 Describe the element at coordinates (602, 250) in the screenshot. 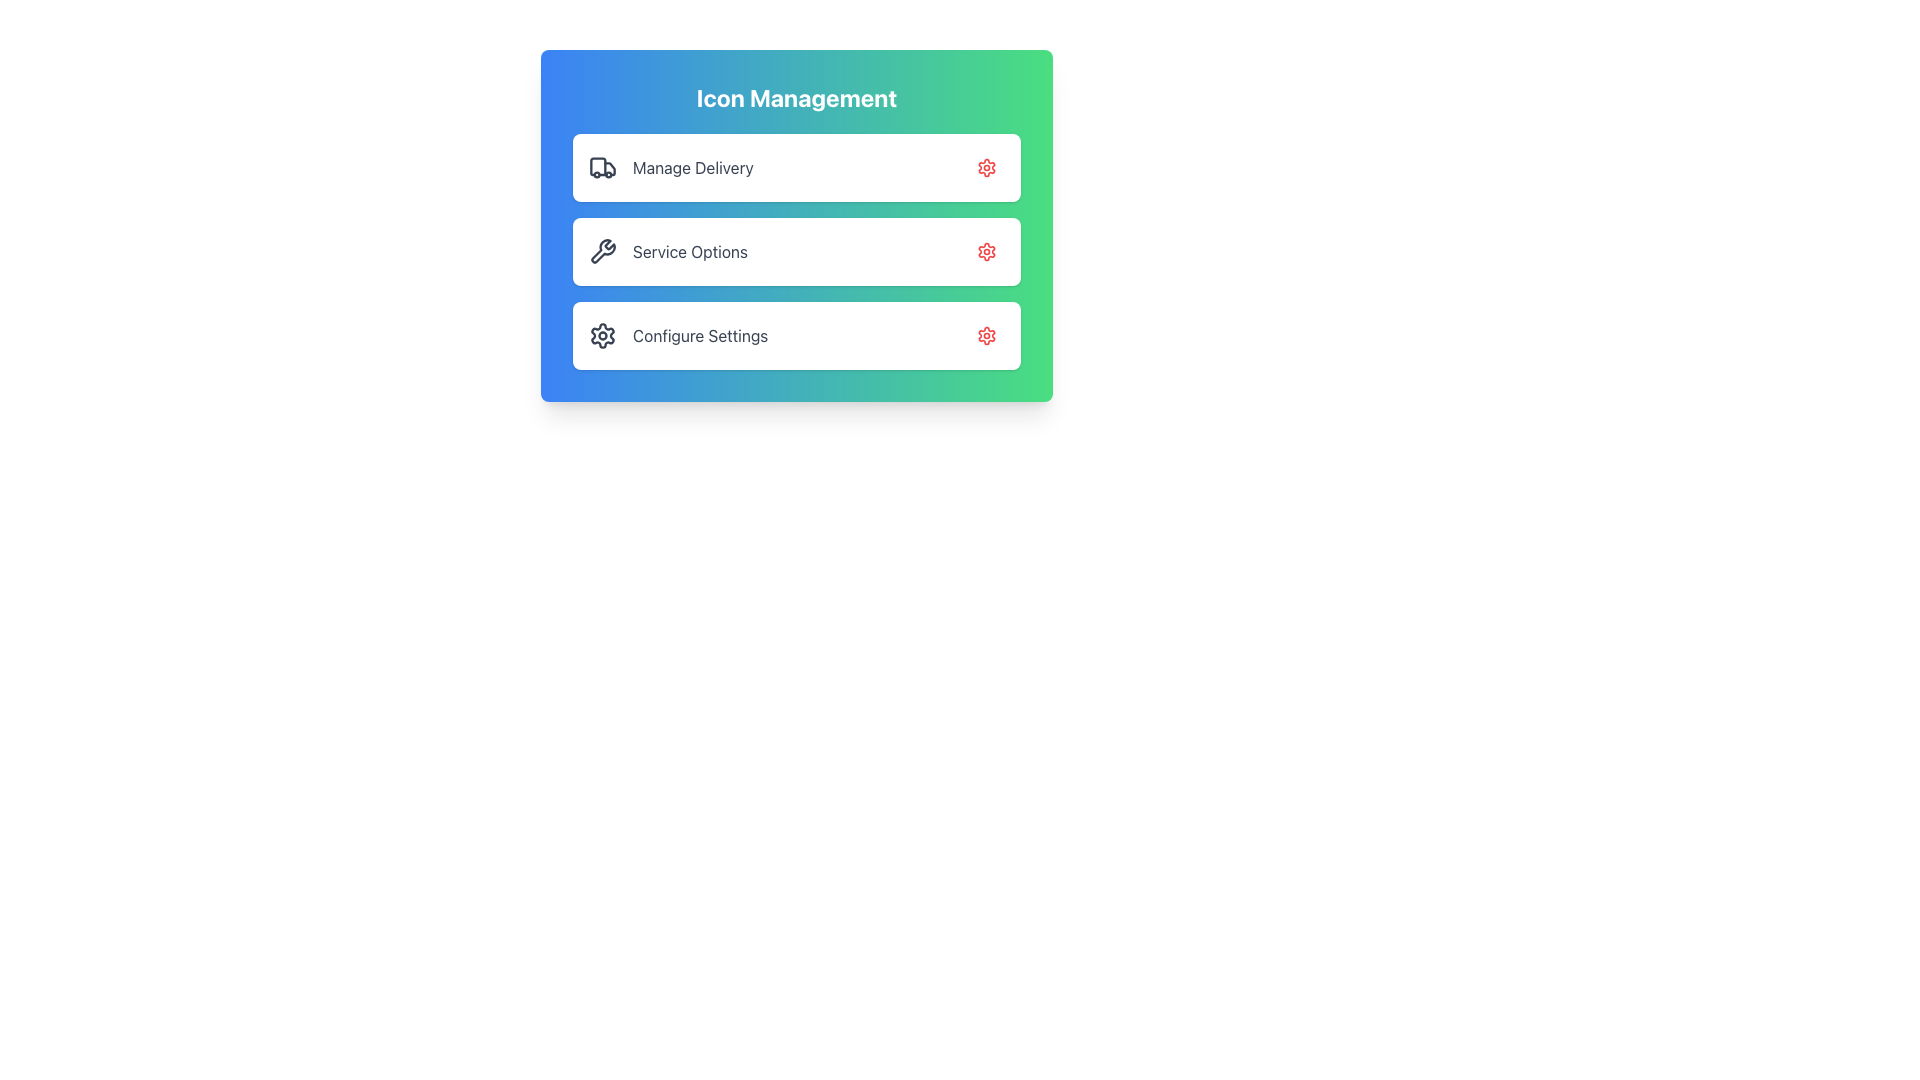

I see `the wrench icon located to the left of the 'Service Options' text label` at that location.